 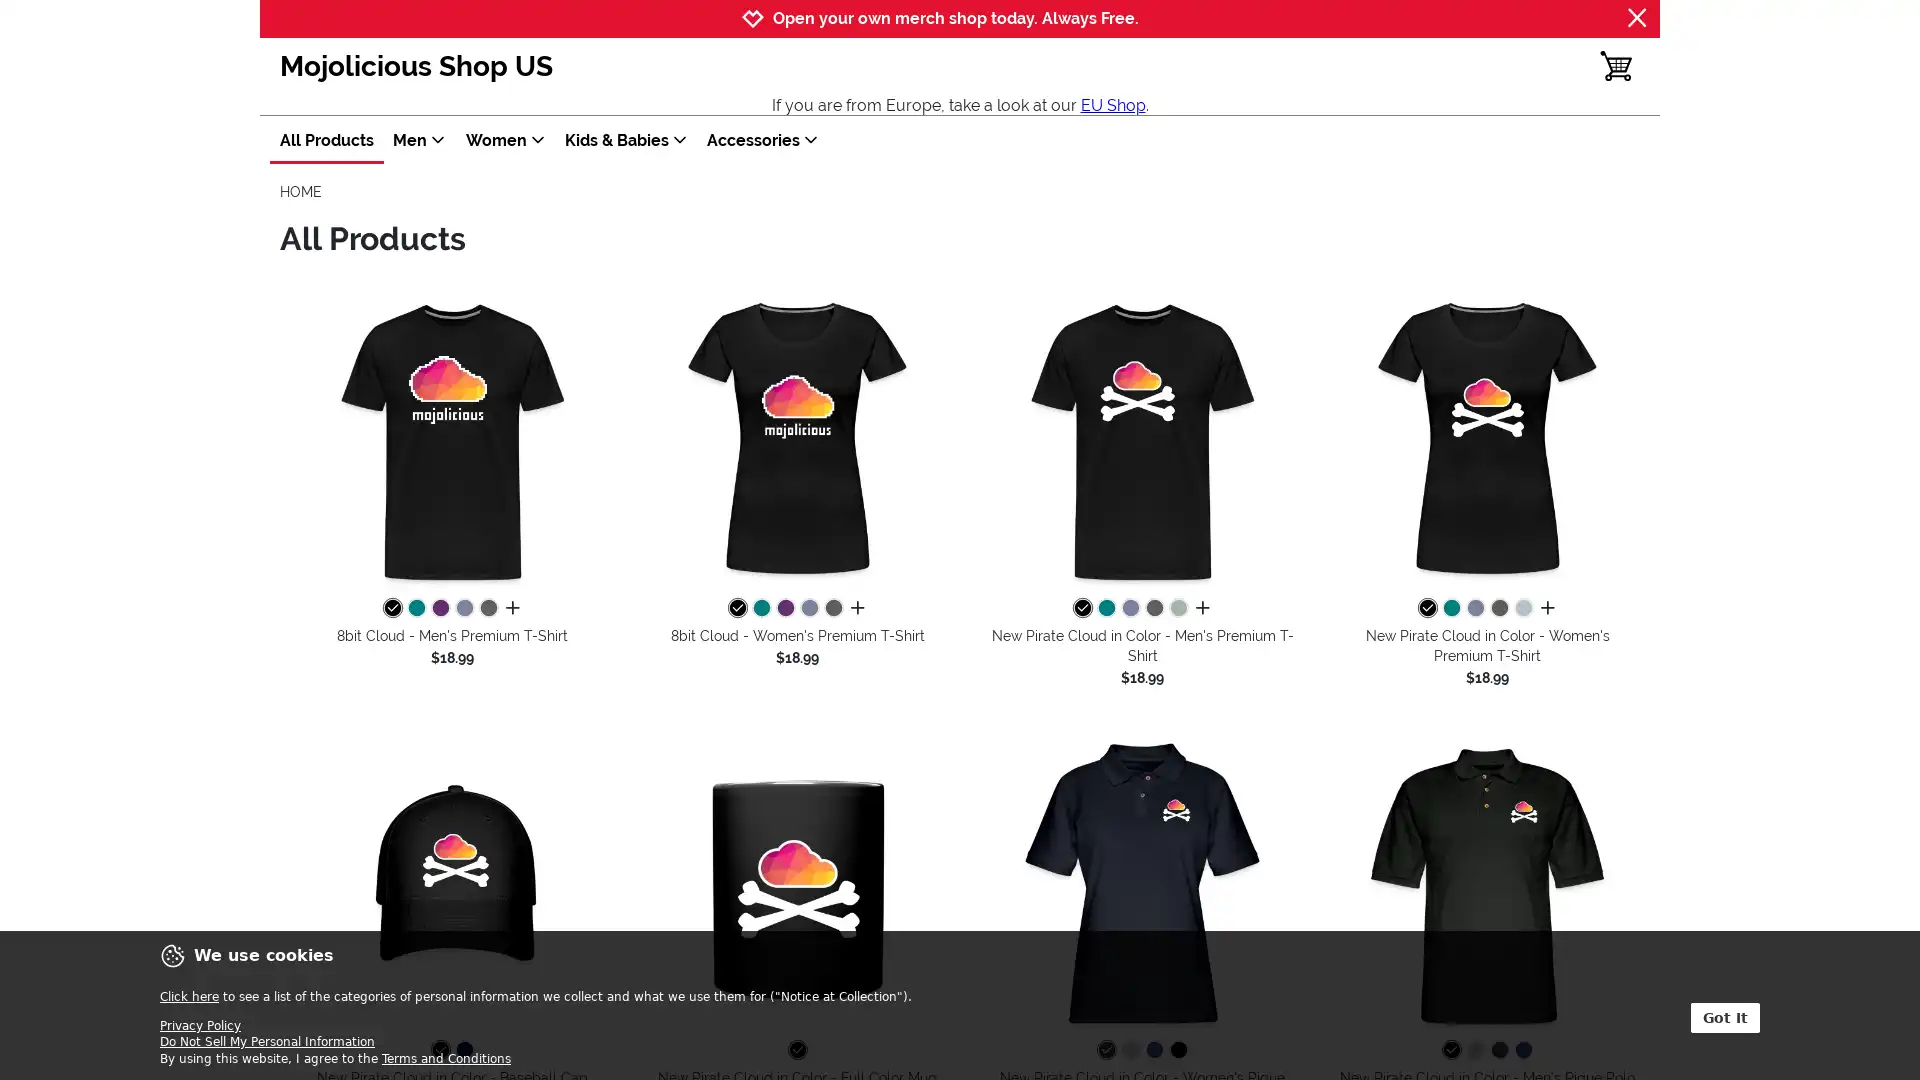 What do you see at coordinates (1450, 608) in the screenshot?
I see `teal` at bounding box center [1450, 608].